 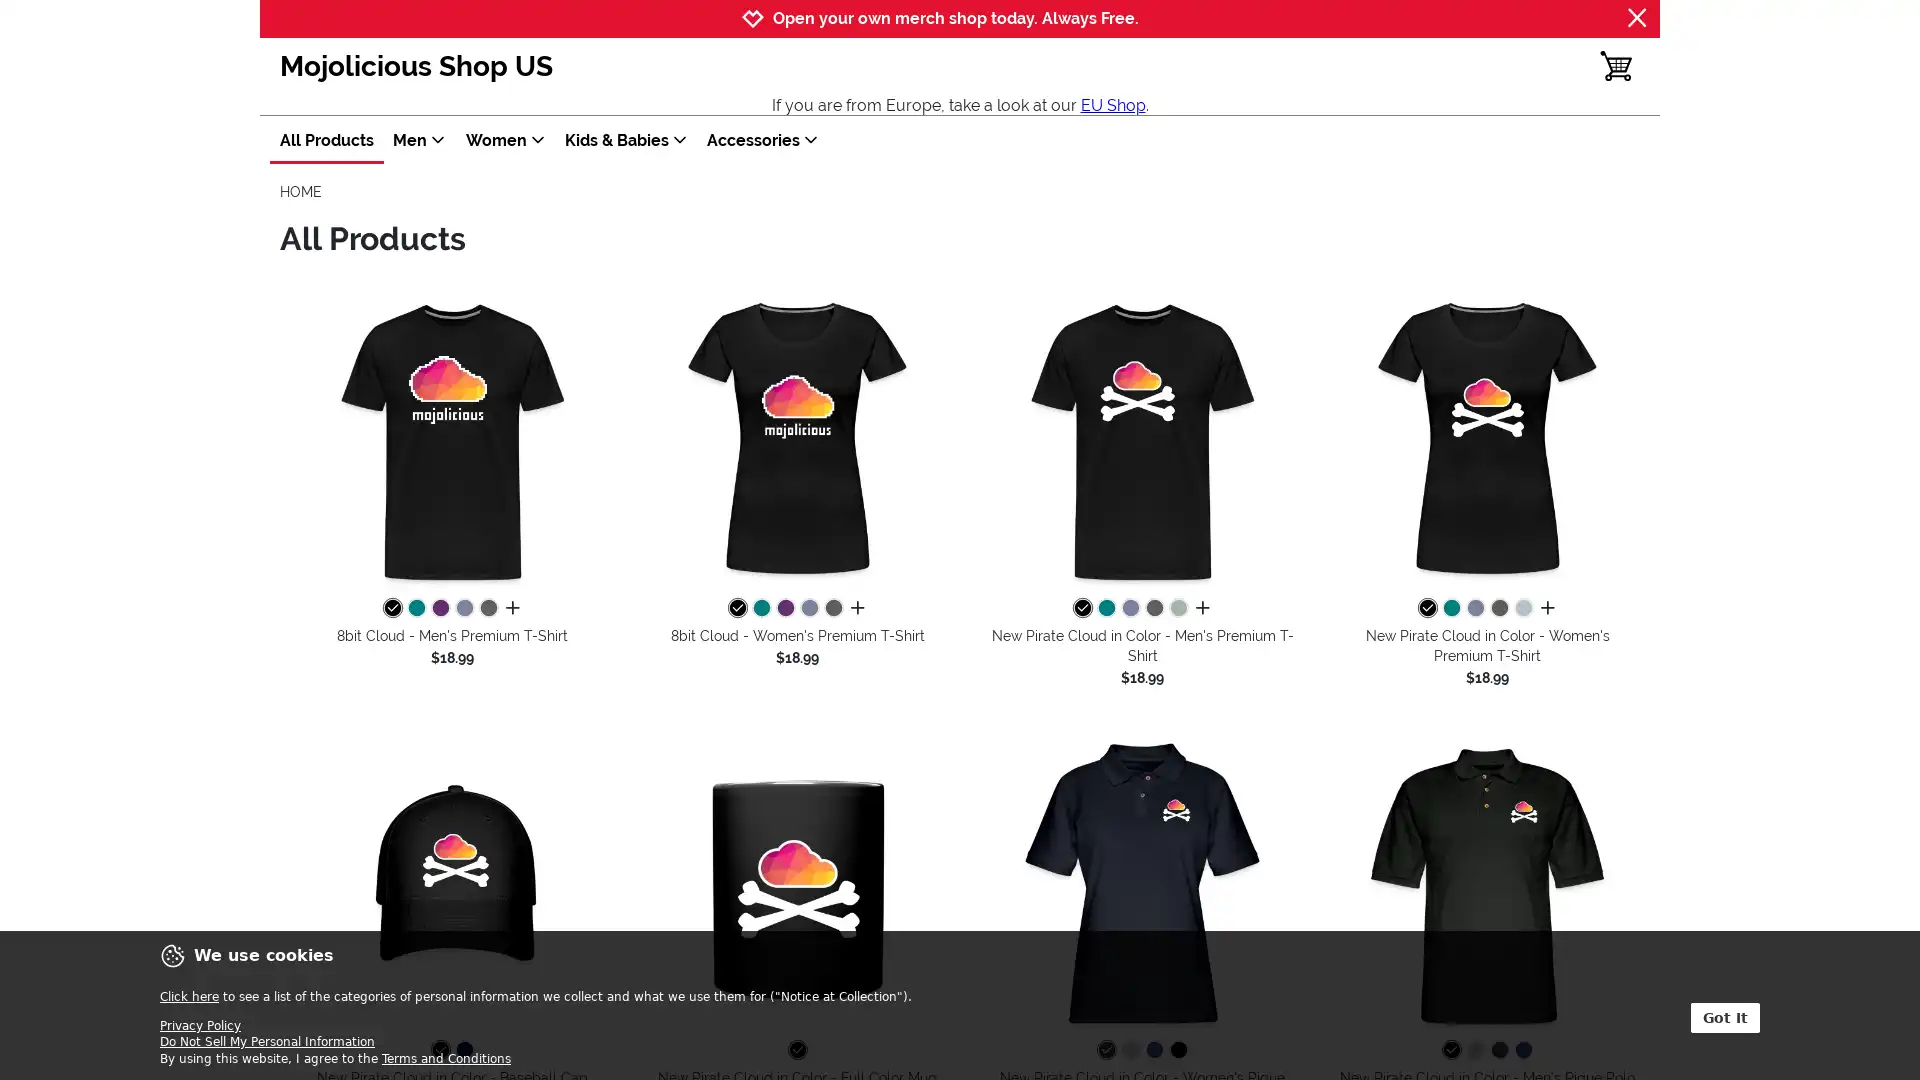 What do you see at coordinates (1450, 608) in the screenshot?
I see `teal` at bounding box center [1450, 608].